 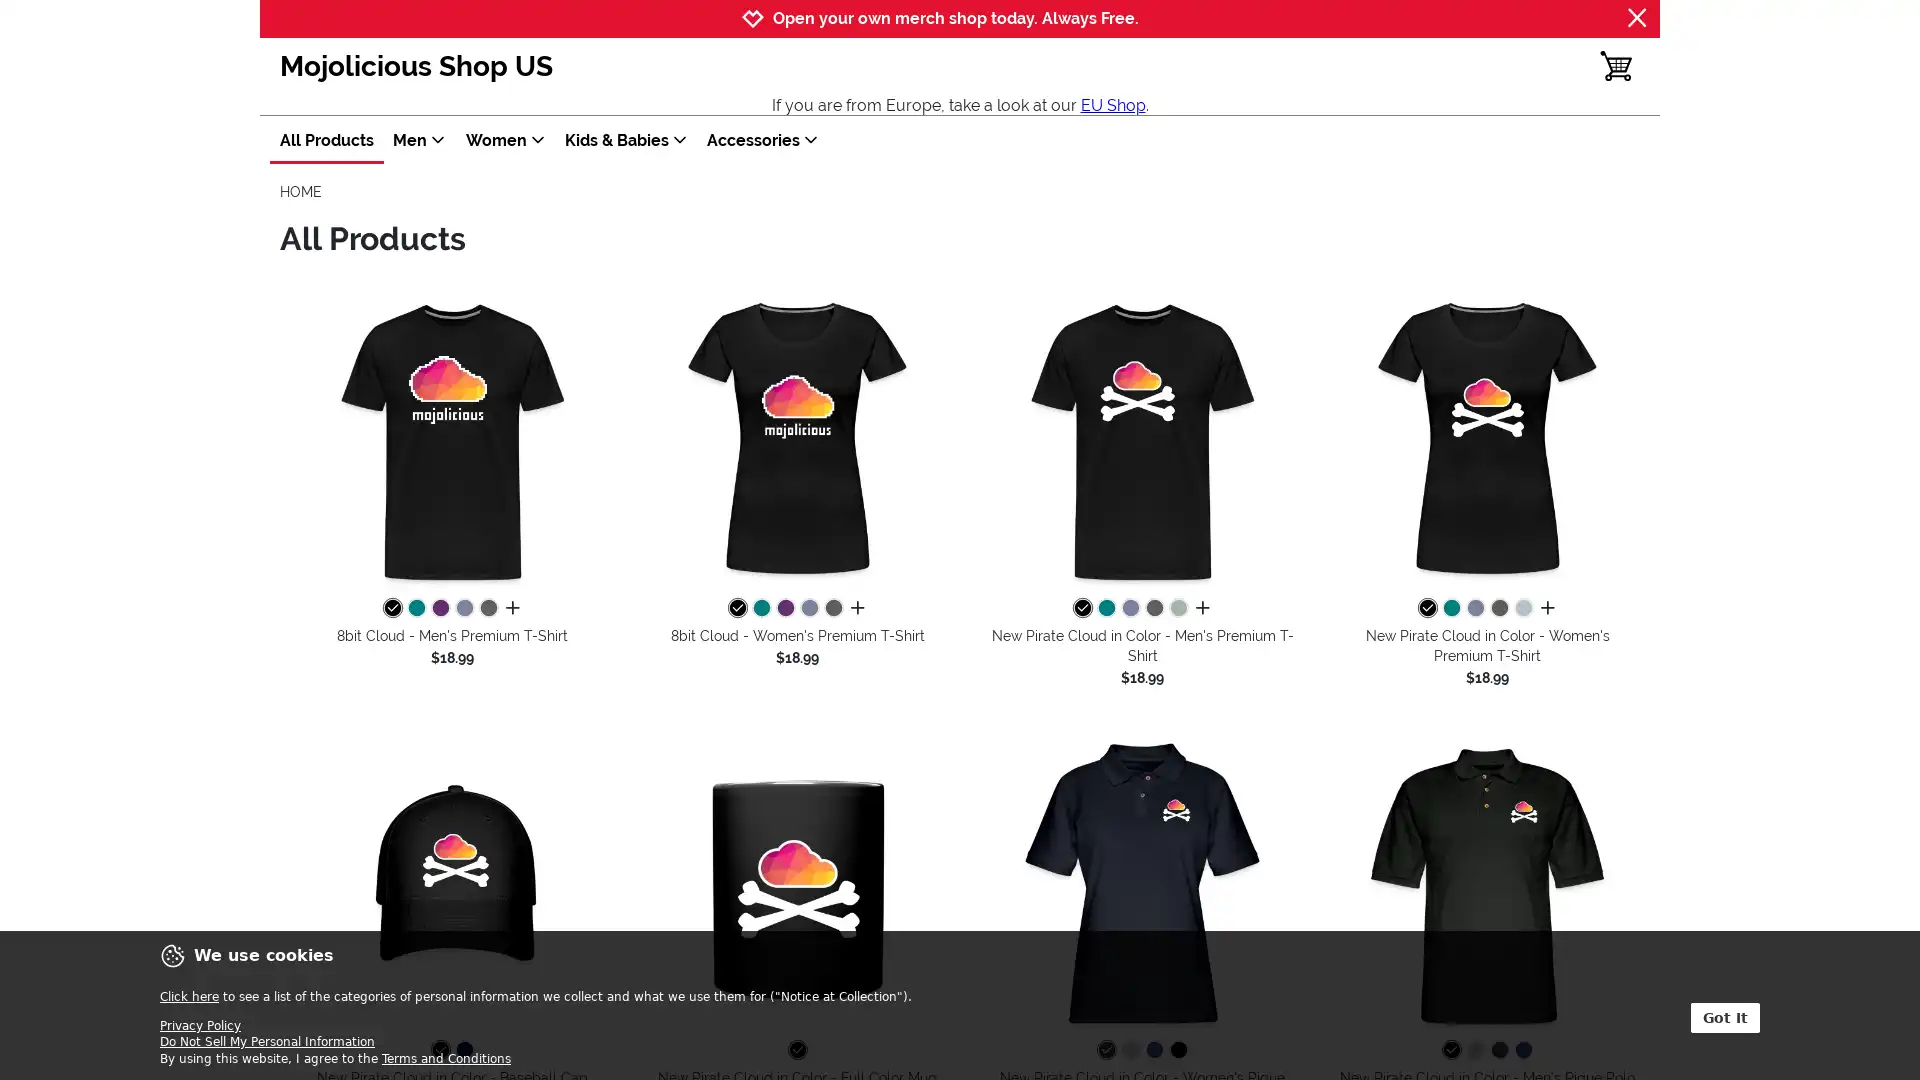 What do you see at coordinates (1450, 608) in the screenshot?
I see `teal` at bounding box center [1450, 608].